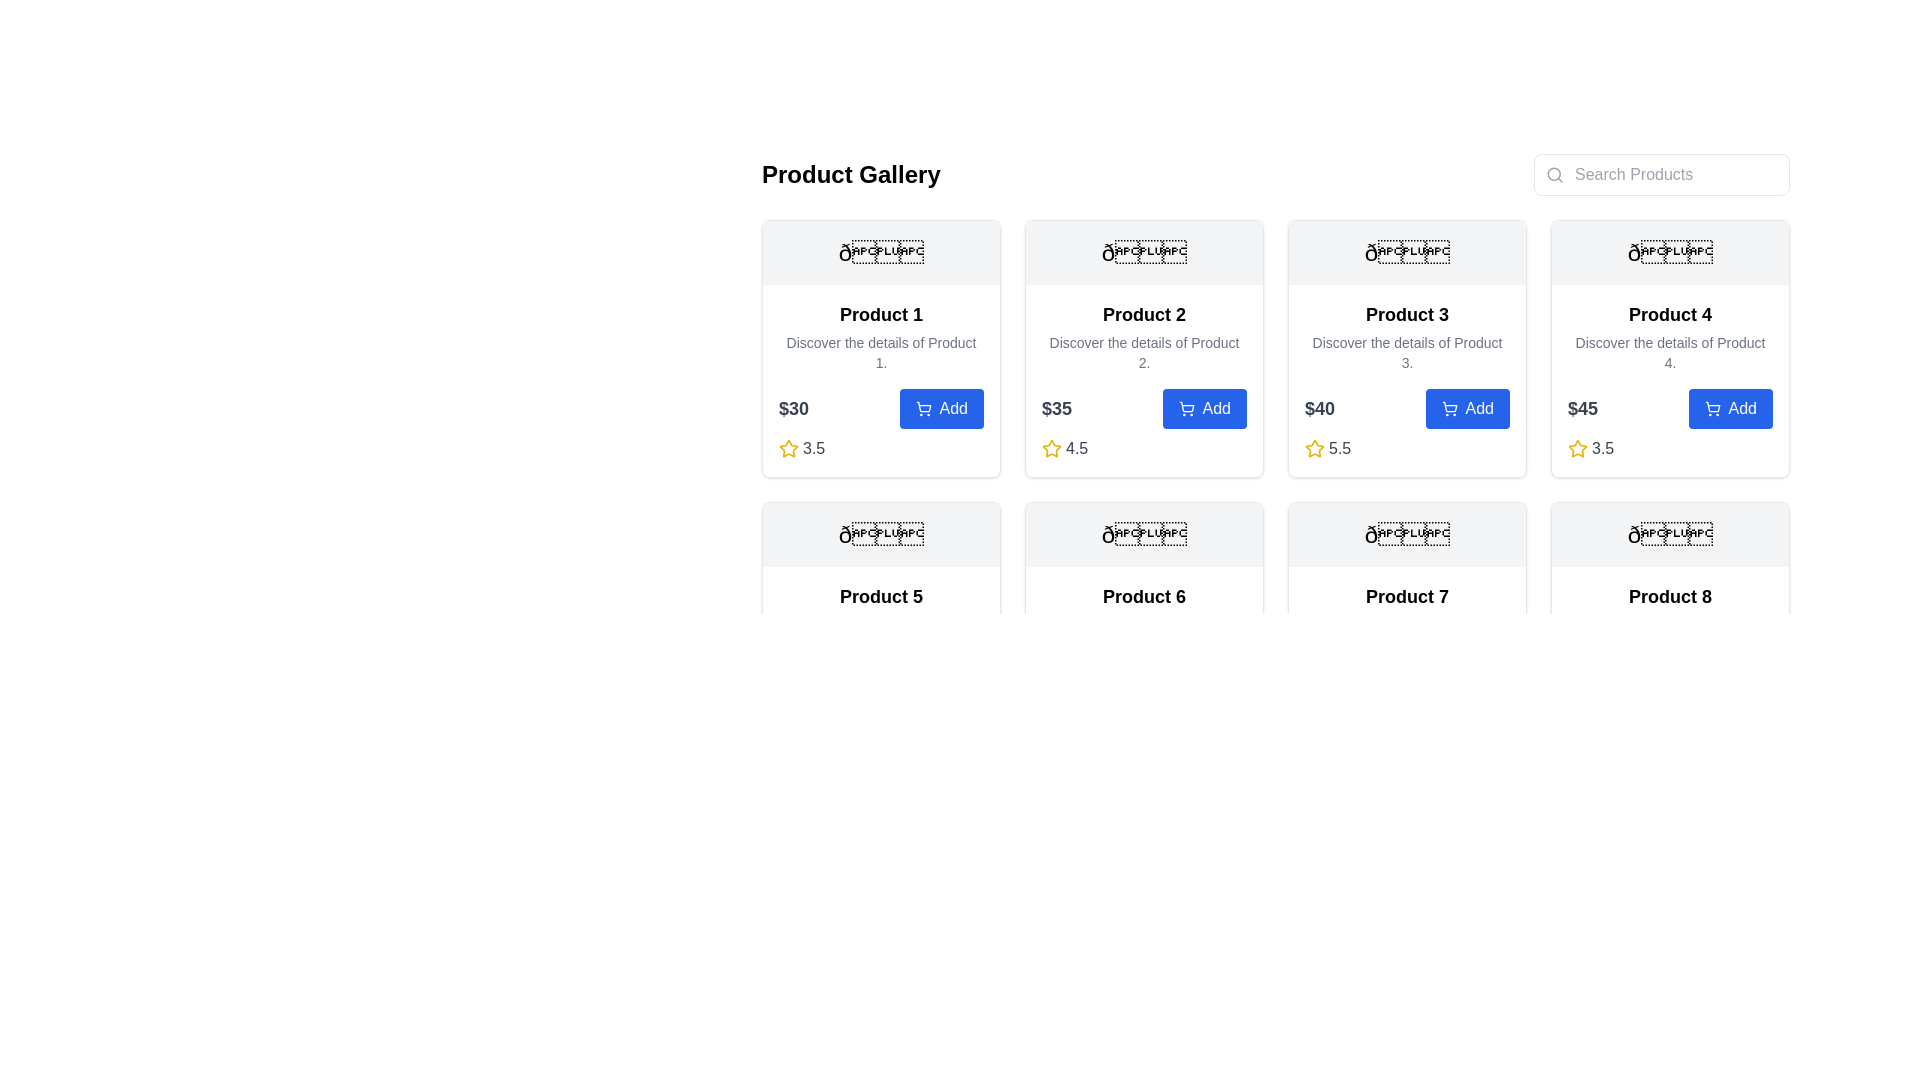  What do you see at coordinates (1670, 596) in the screenshot?
I see `the product name displayed as a heading in the product gallery, specifically the label 'Product 8' located in the bottom-right panel of the grid` at bounding box center [1670, 596].